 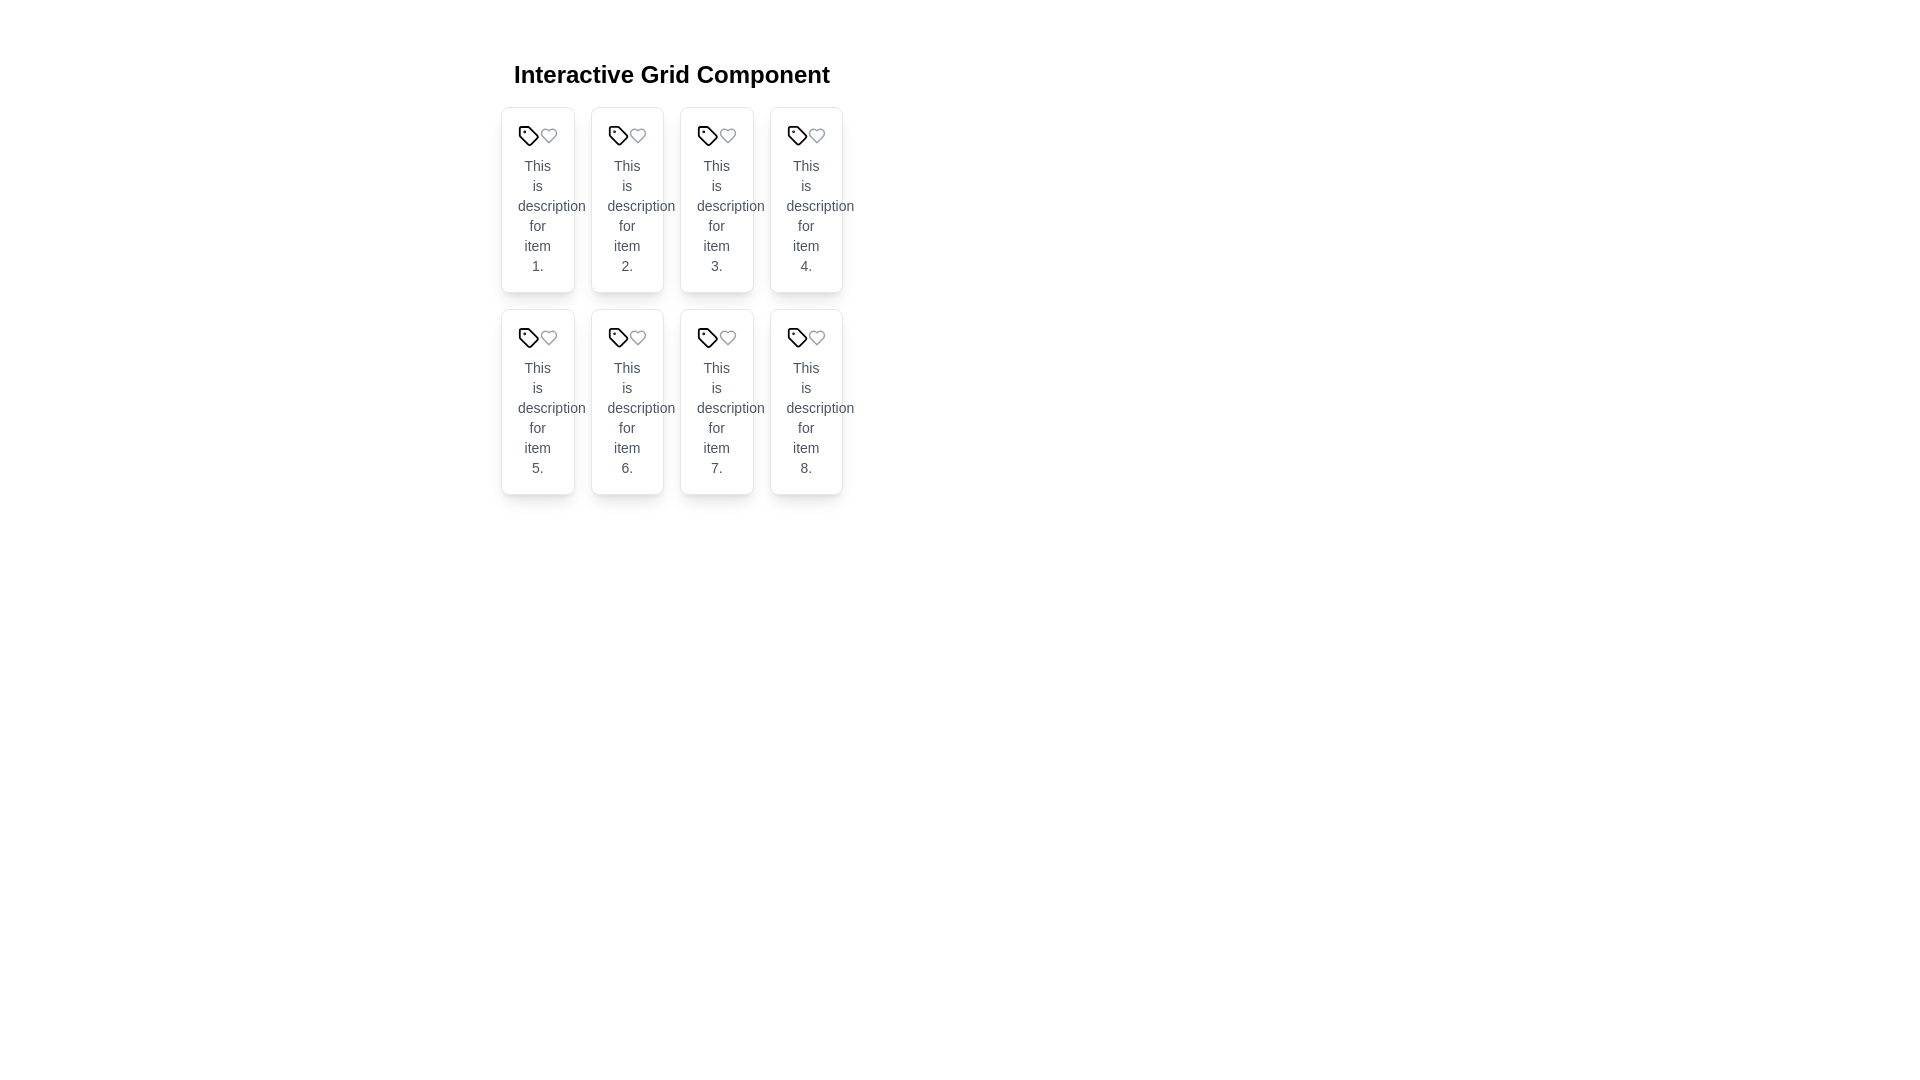 I want to click on the heart icon in the Decorative element which combines two SVG icons, located at the top section of the first card in a grid layout, so click(x=537, y=135).